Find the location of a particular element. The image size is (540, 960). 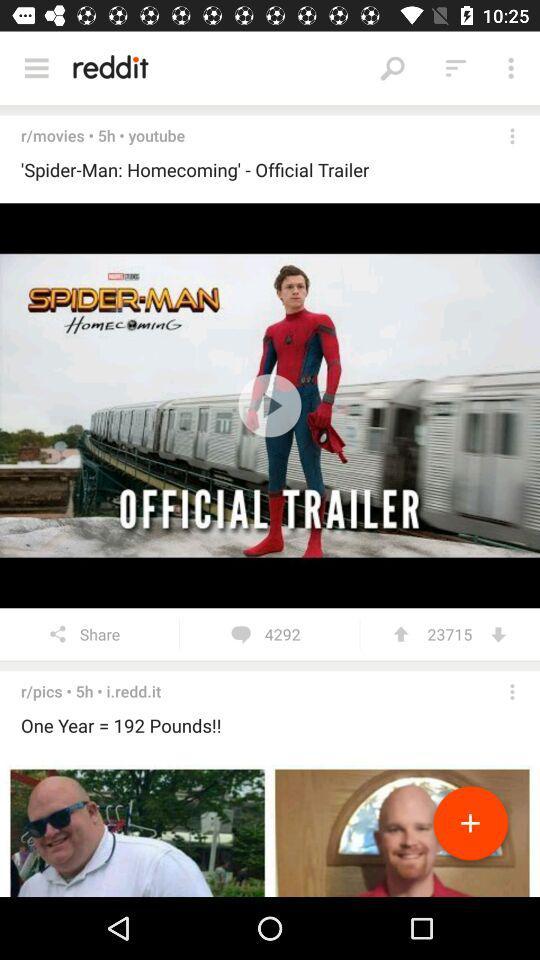

show menu options is located at coordinates (36, 68).